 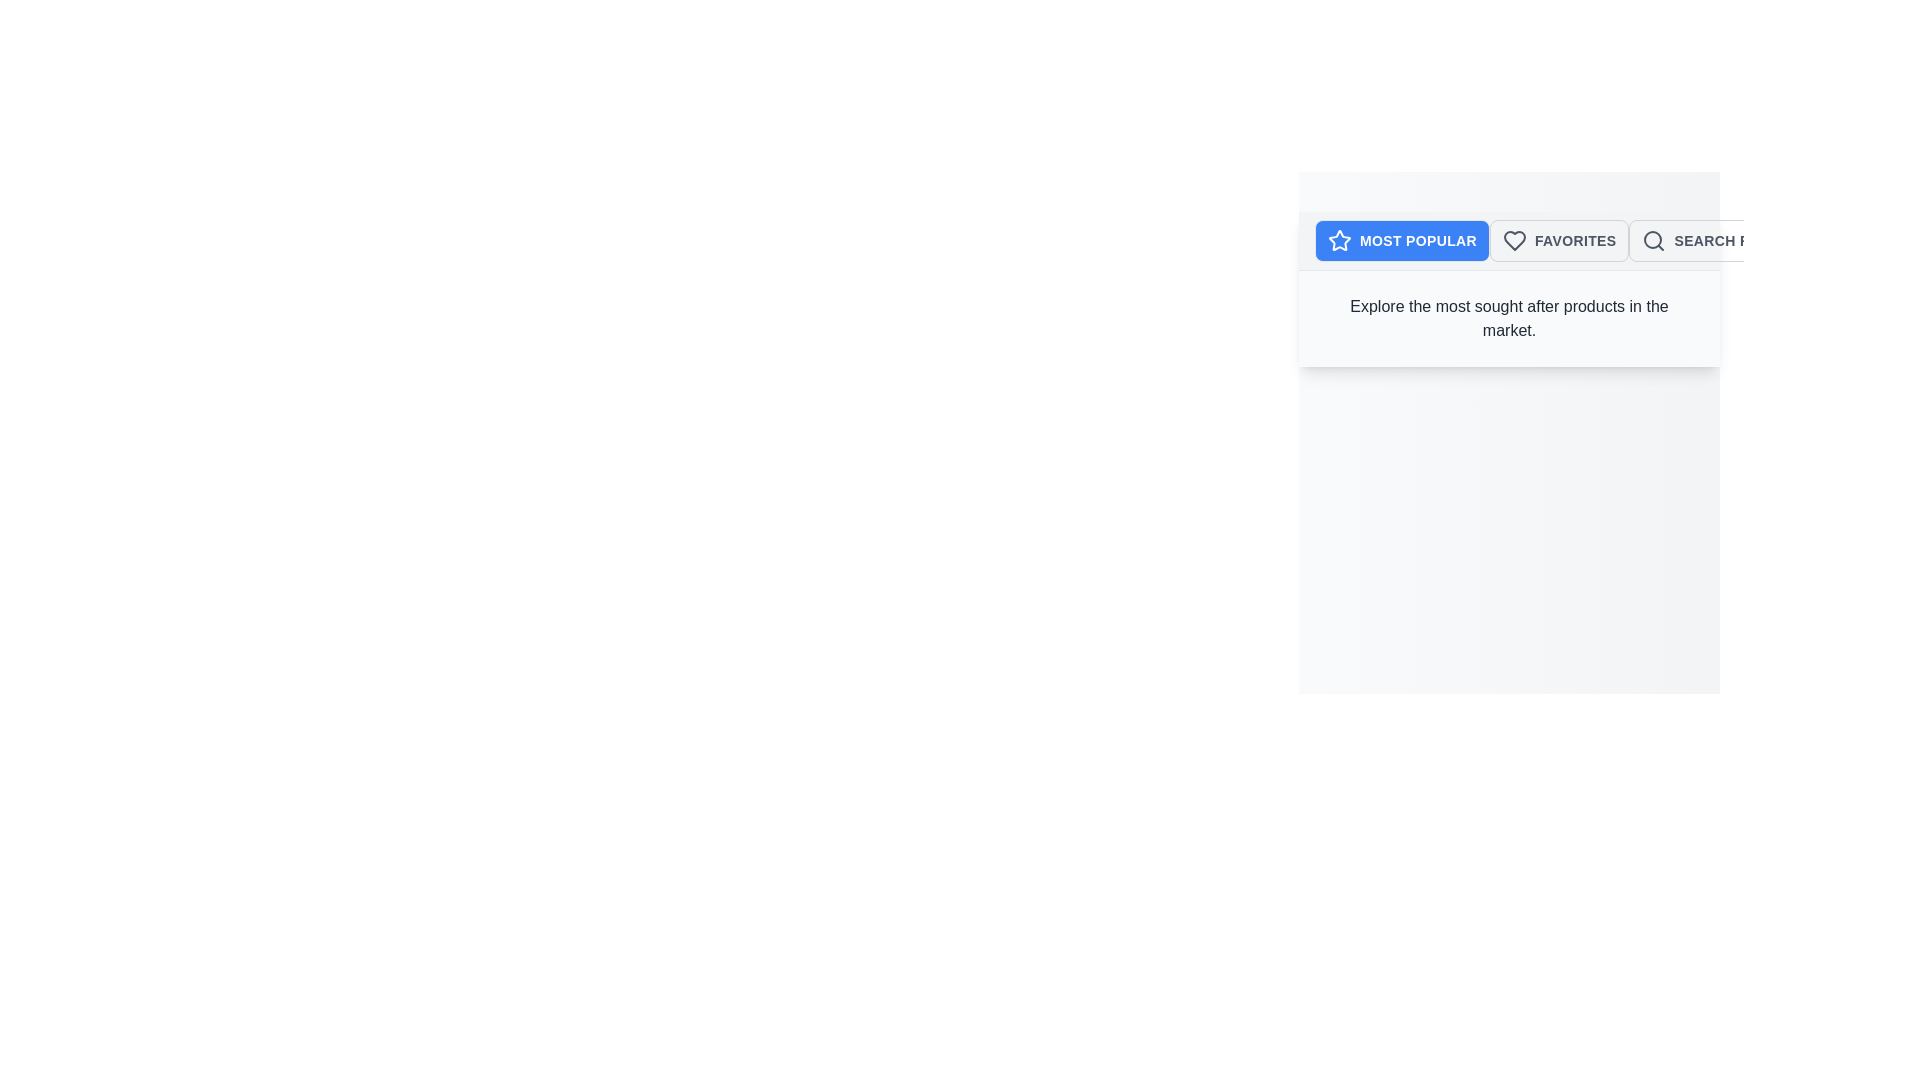 I want to click on the active tab content area to interact with it, so click(x=1509, y=318).